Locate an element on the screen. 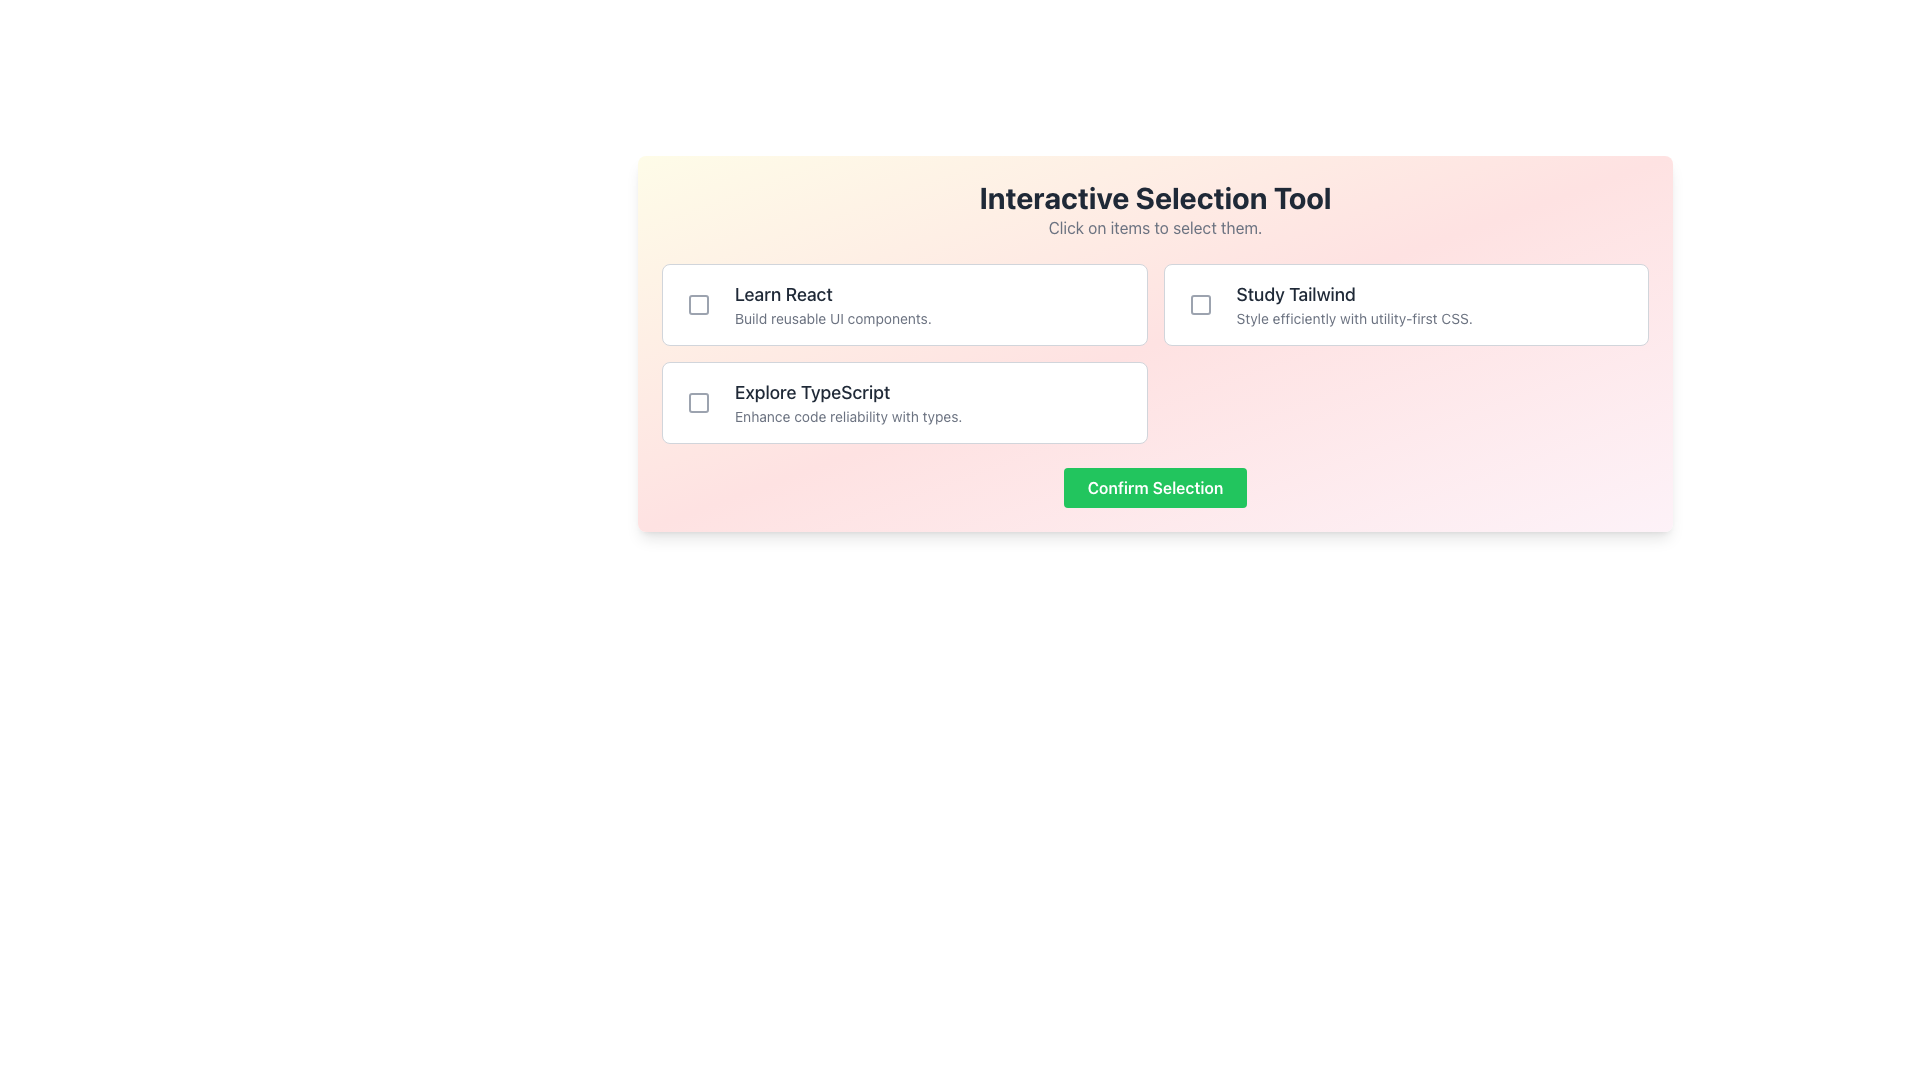  text label that says 'Enhance code reliability with types.' located directly below the heading 'Explore TypeScript' in the second item of the left column is located at coordinates (848, 415).